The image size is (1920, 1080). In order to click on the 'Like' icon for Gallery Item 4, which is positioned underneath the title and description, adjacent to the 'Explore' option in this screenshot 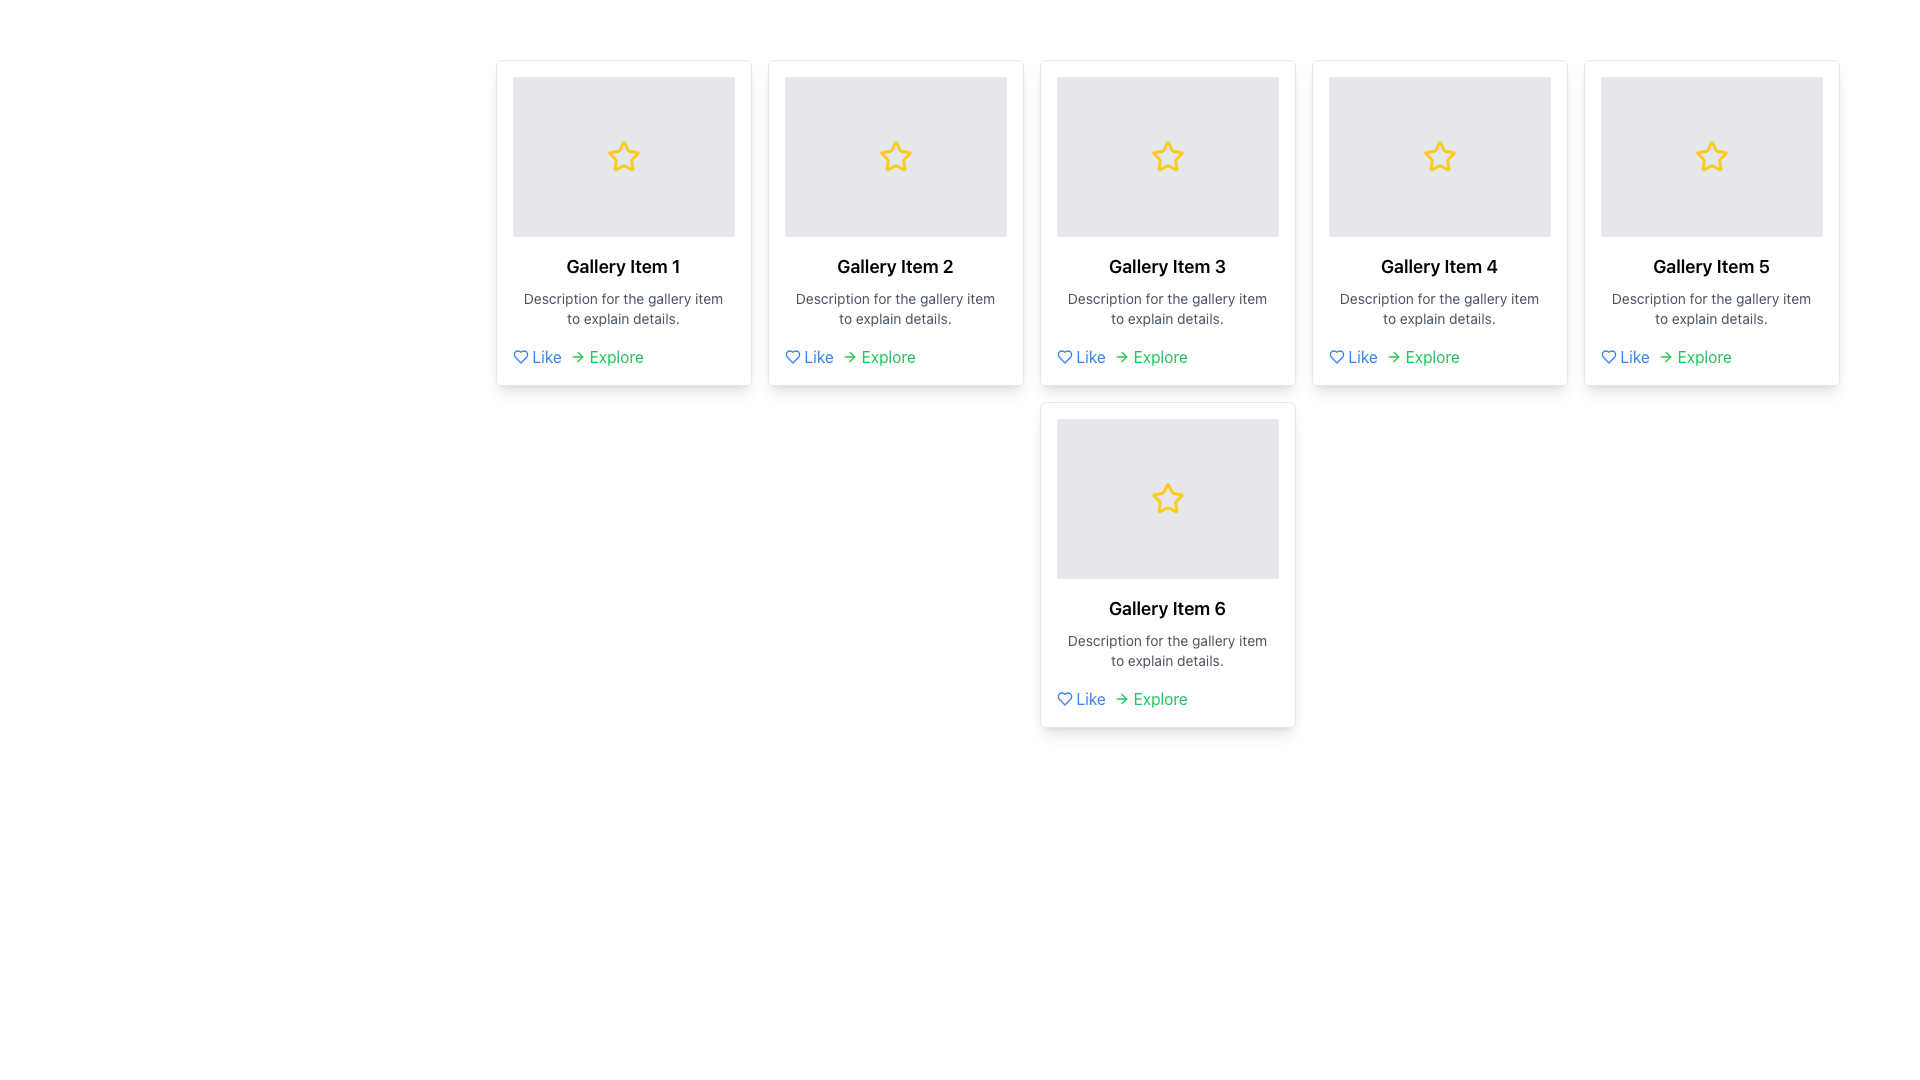, I will do `click(1336, 356)`.